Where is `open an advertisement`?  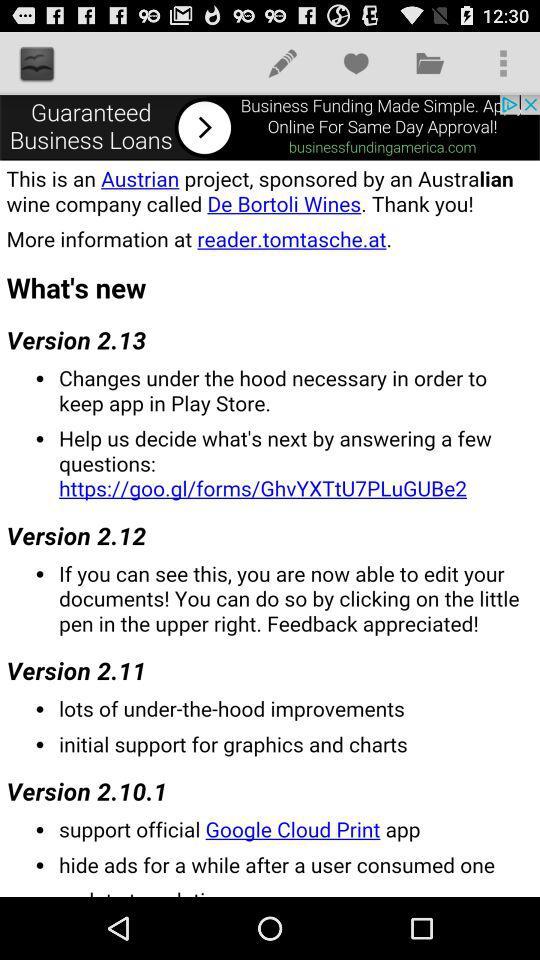
open an advertisement is located at coordinates (270, 126).